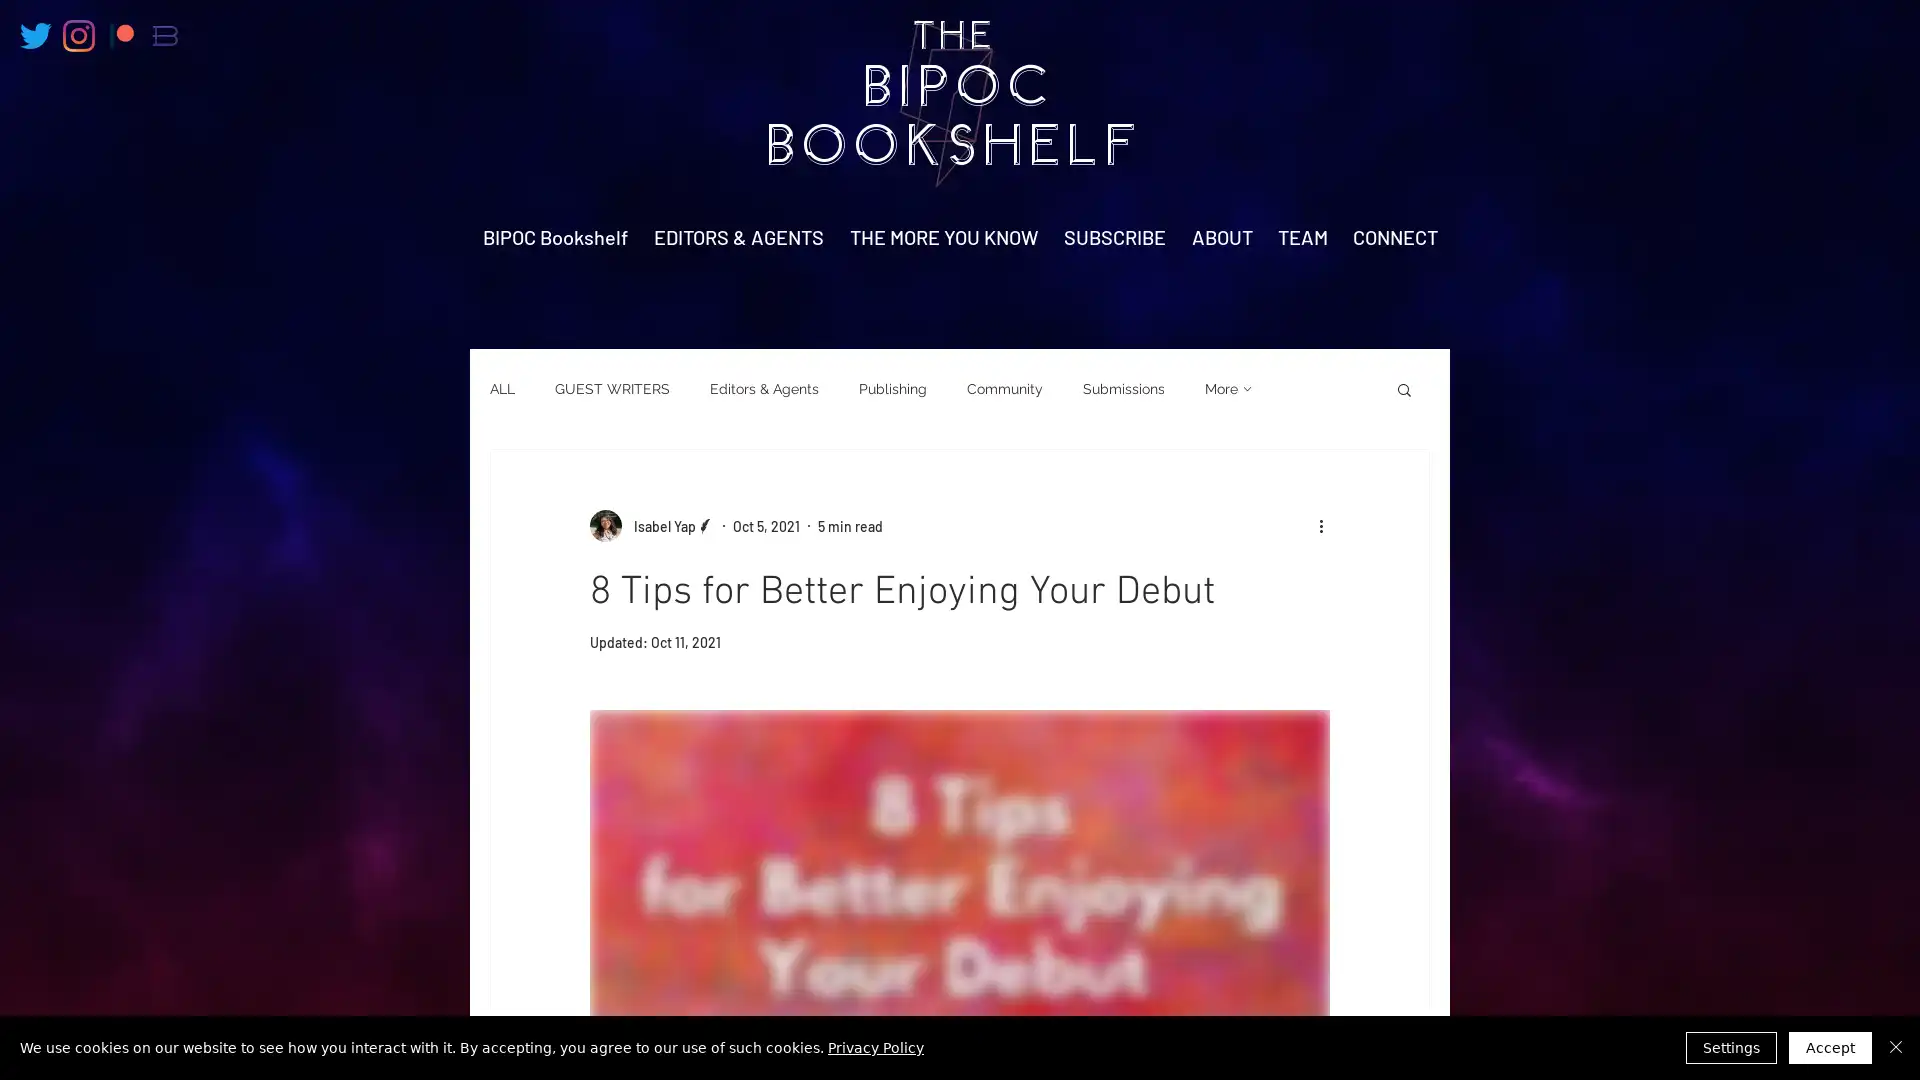 The width and height of the screenshot is (1920, 1080). I want to click on Search, so click(1403, 391).